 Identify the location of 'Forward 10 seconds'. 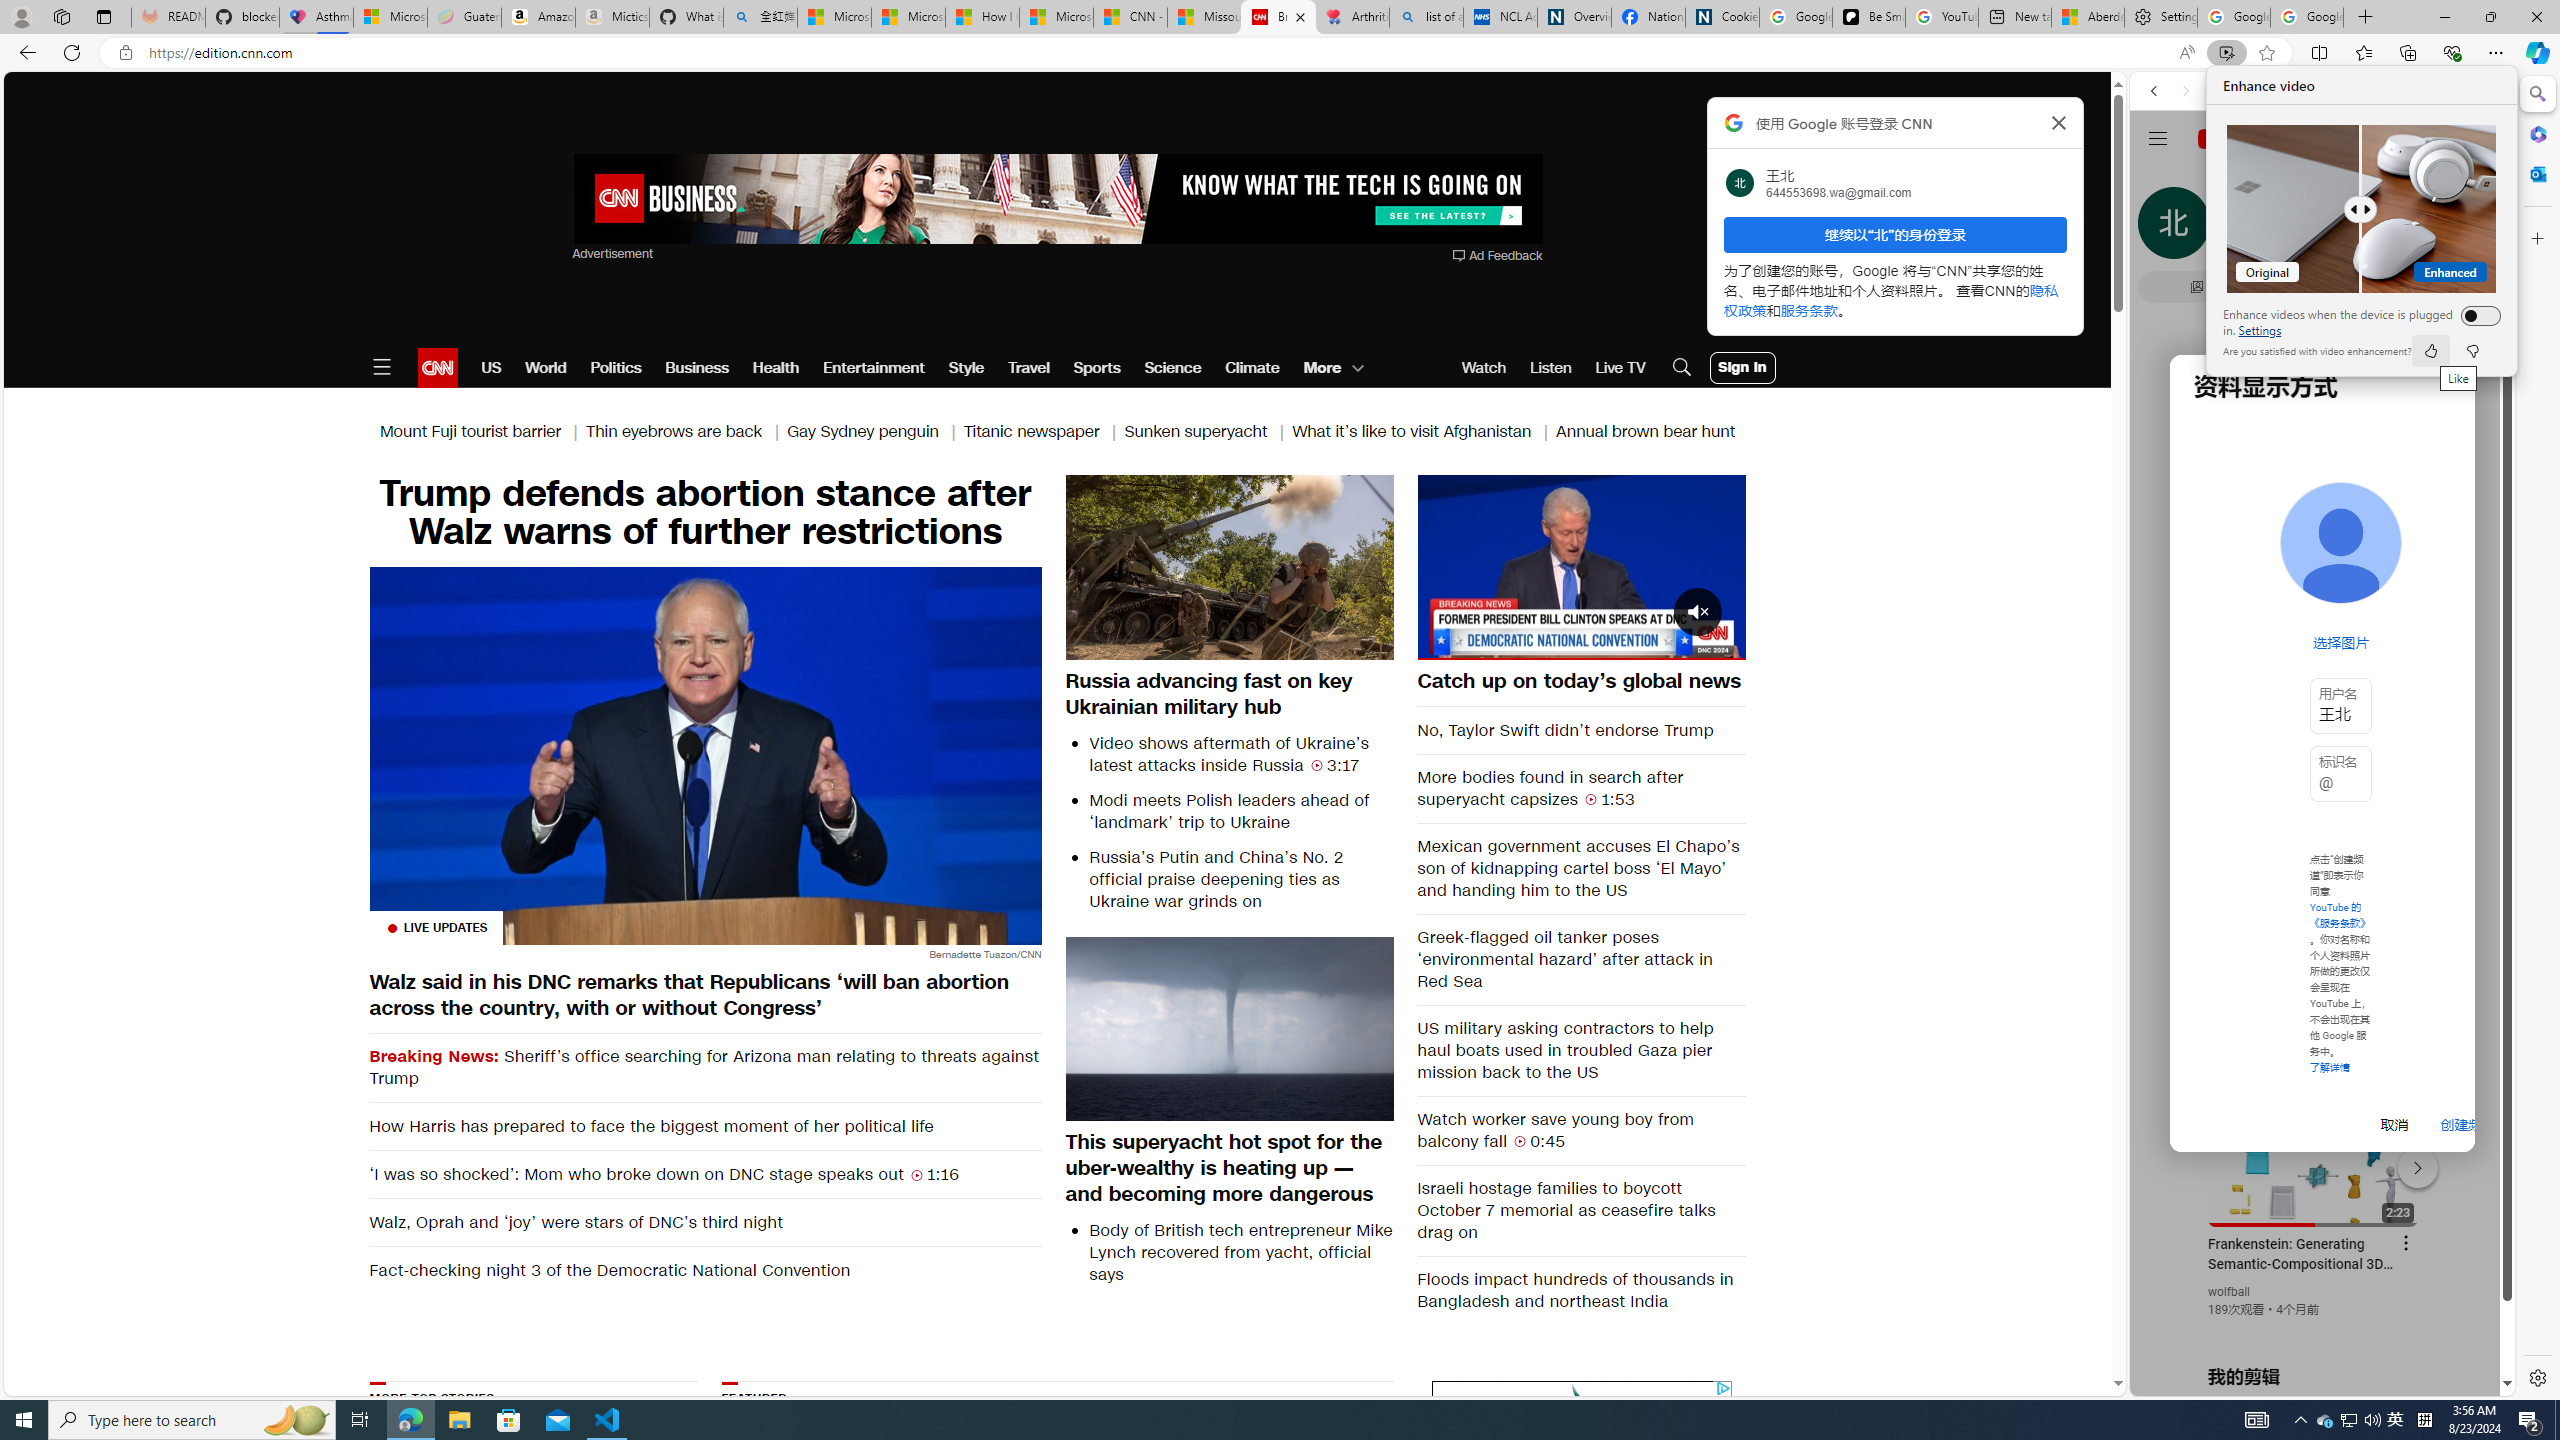
(1639, 564).